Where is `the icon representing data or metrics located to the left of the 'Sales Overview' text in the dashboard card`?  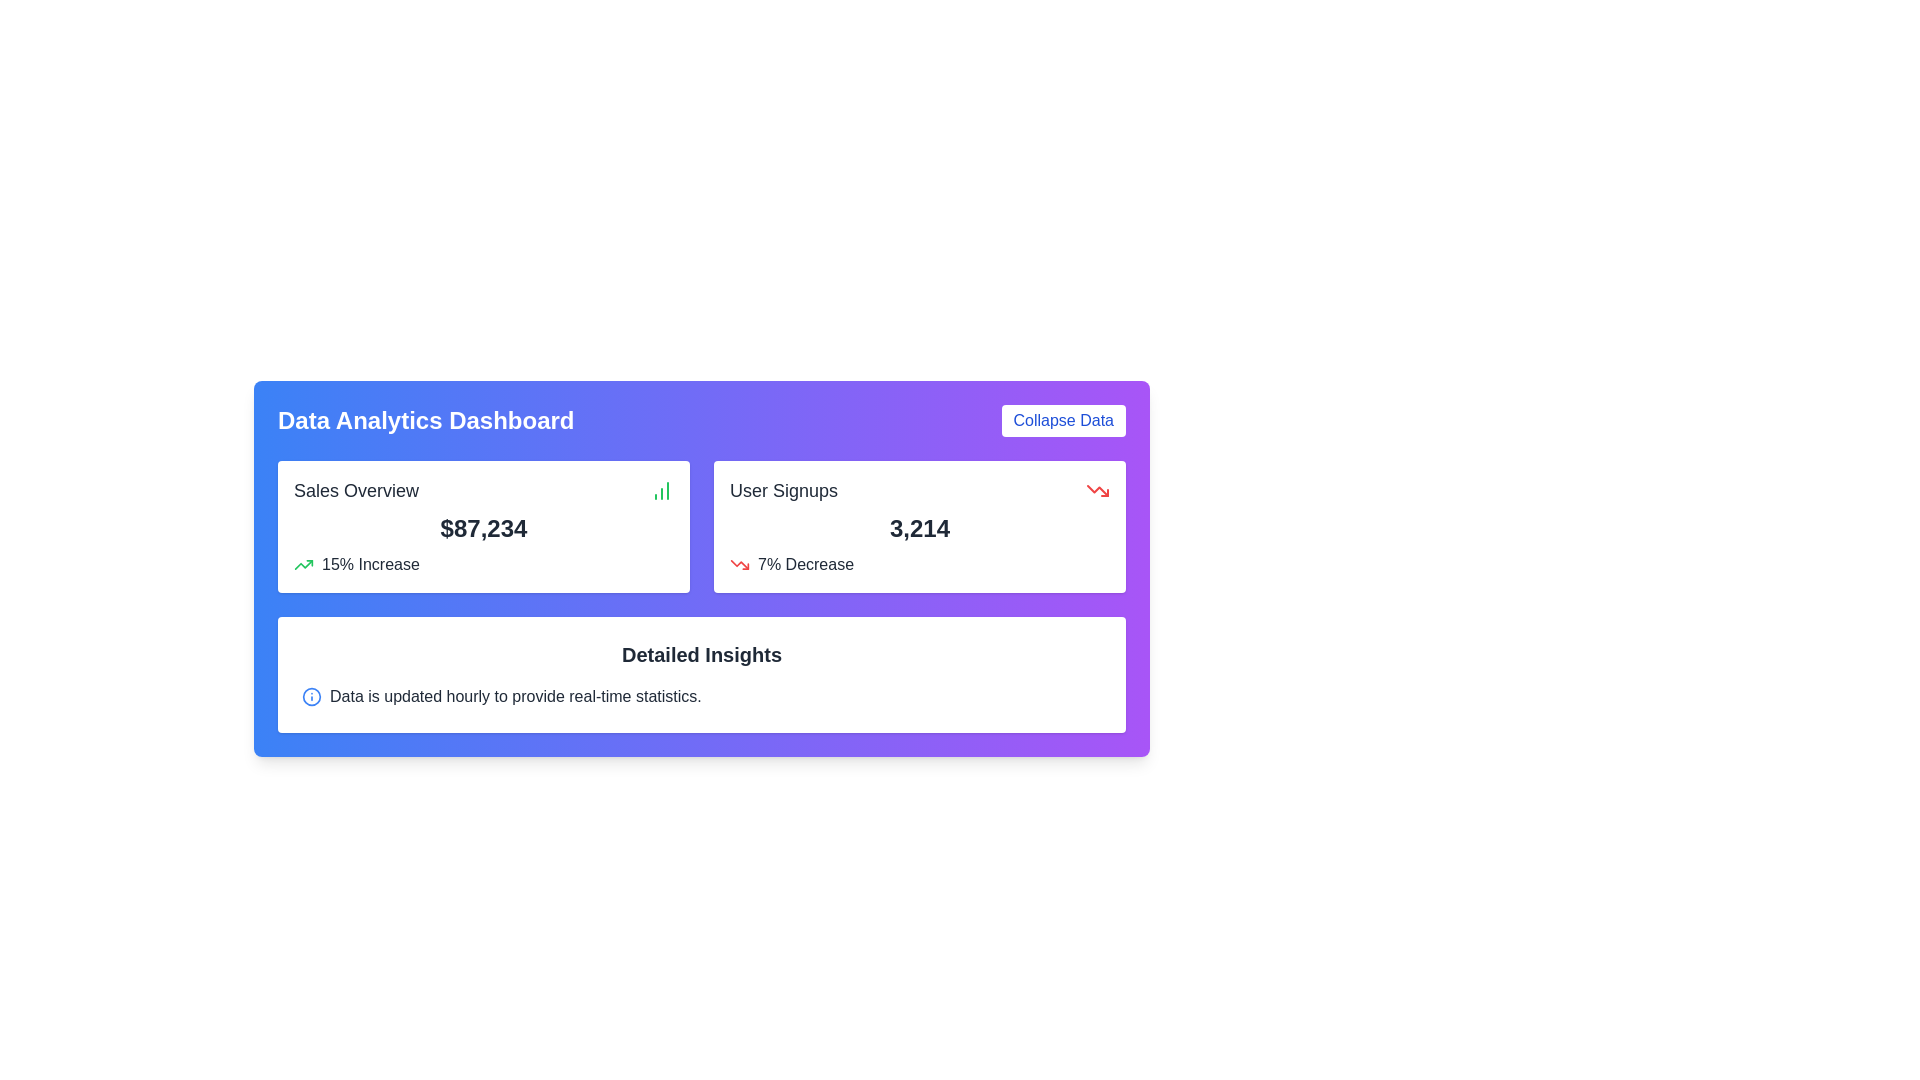 the icon representing data or metrics located to the left of the 'Sales Overview' text in the dashboard card is located at coordinates (662, 490).